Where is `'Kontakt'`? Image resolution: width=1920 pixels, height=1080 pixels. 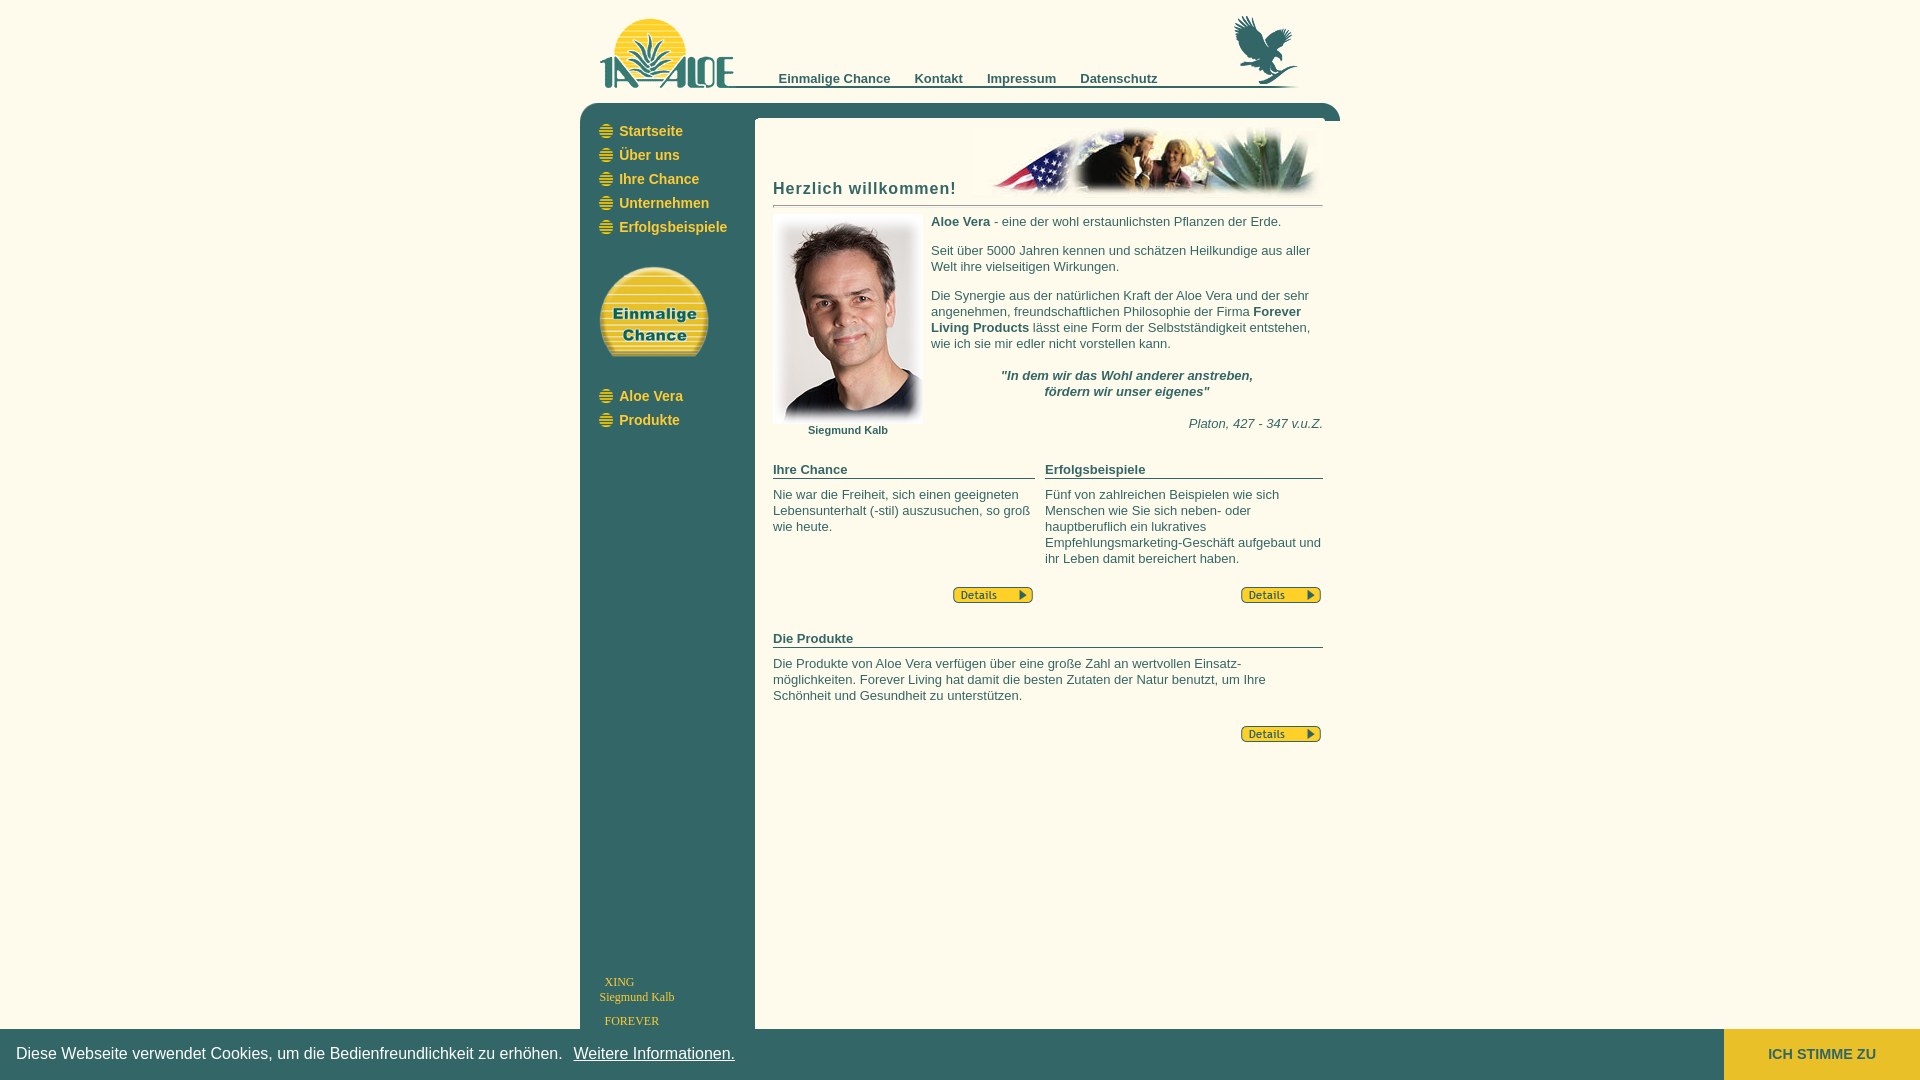
'Kontakt' is located at coordinates (936, 77).